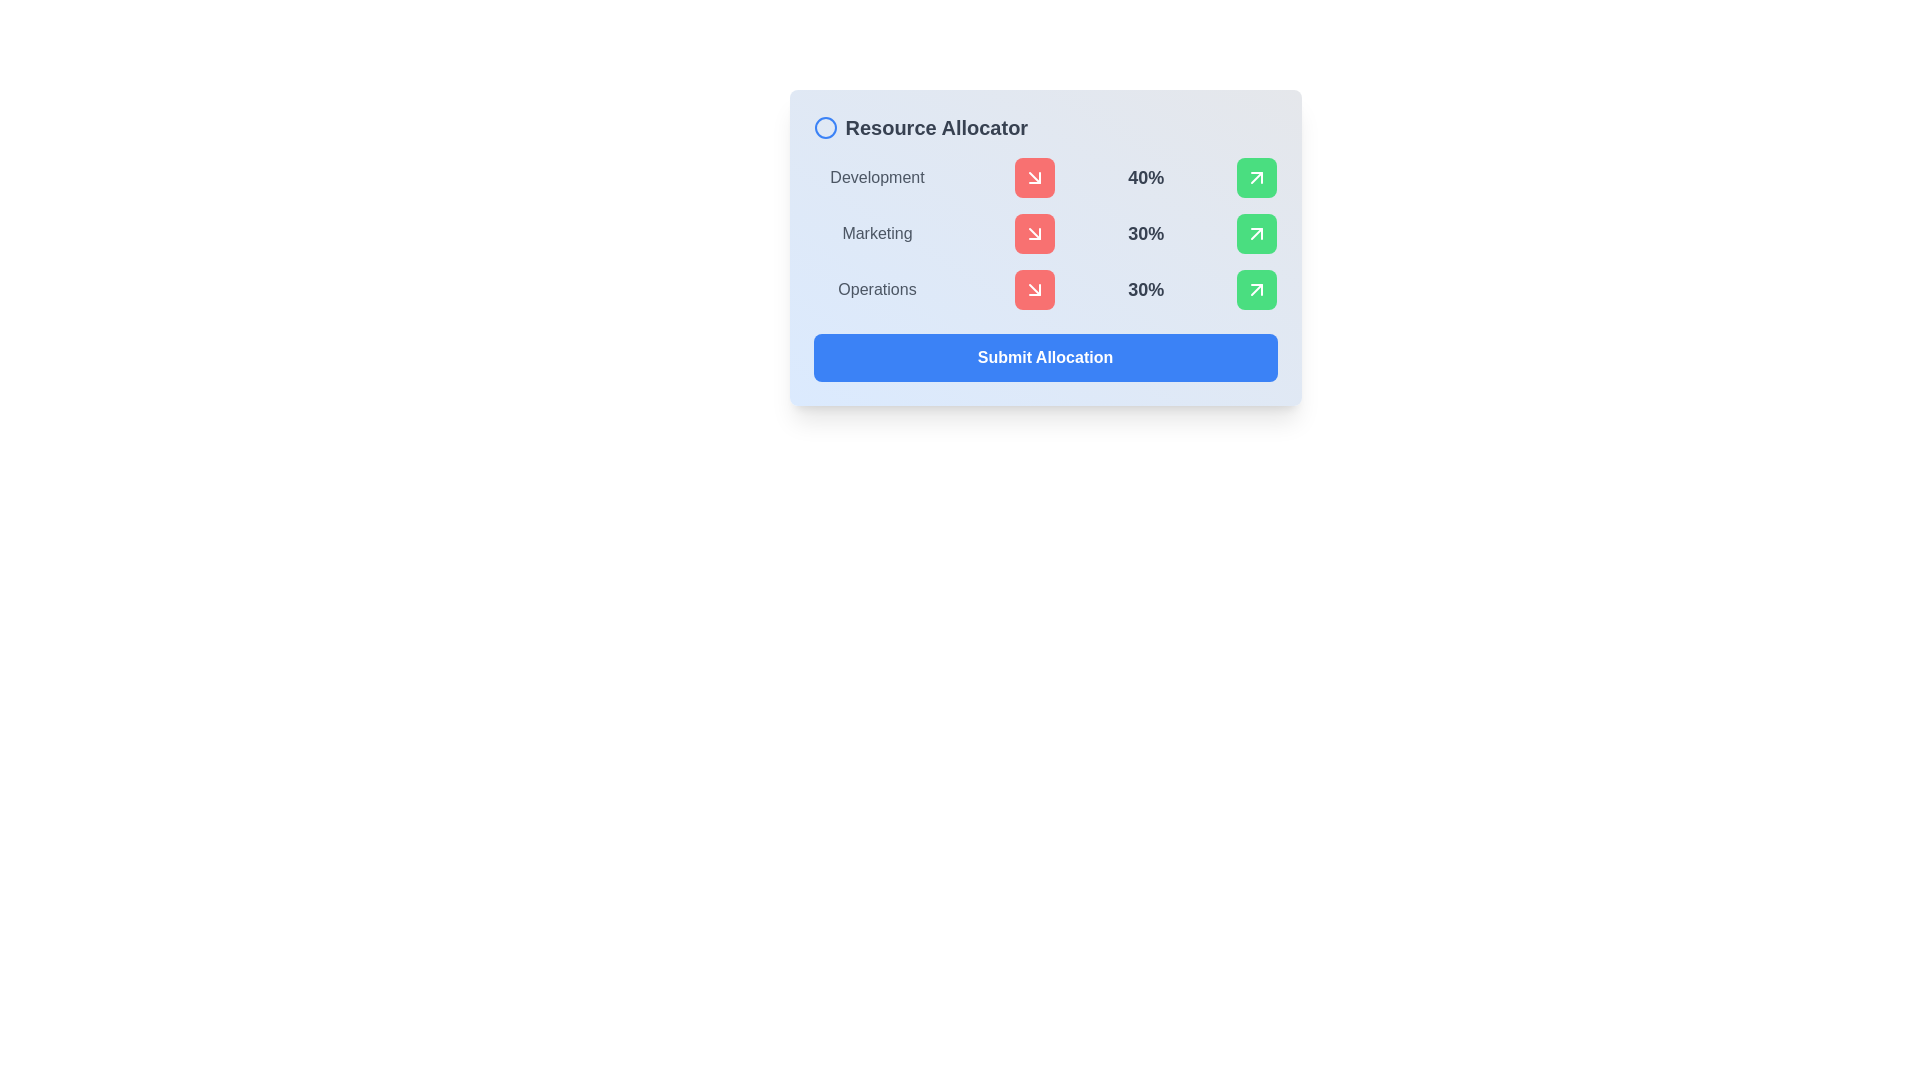  Describe the element at coordinates (1256, 176) in the screenshot. I see `the upward-right arrow icon within the green circular button located on the right side of the last row in the 'Resource Allocator' panel to check its status representation` at that location.